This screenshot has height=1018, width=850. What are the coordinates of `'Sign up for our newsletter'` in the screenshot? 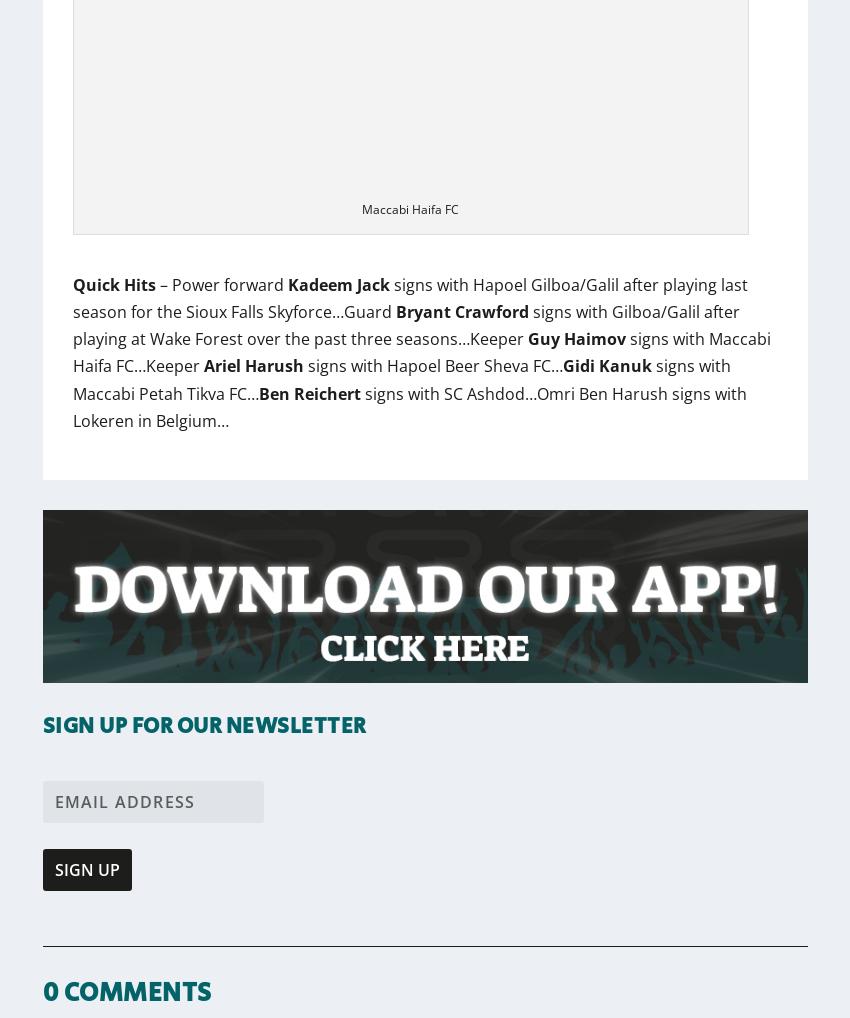 It's located at (202, 725).